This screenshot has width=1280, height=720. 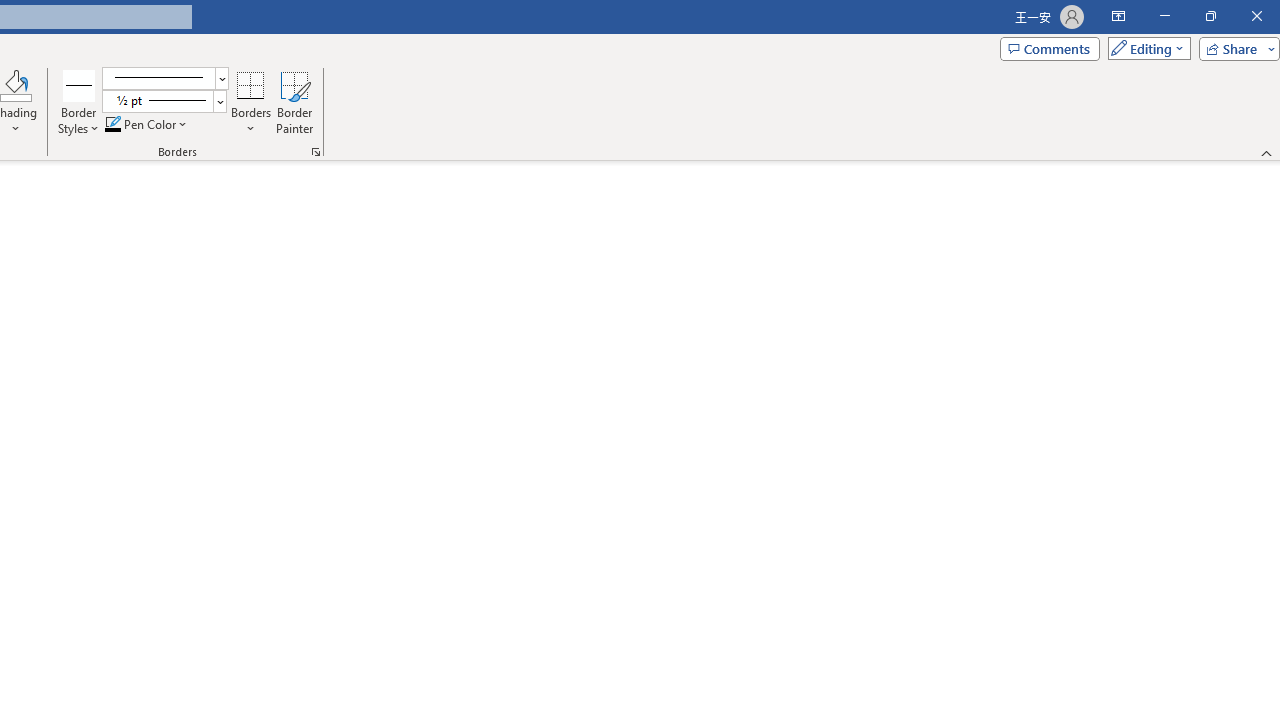 What do you see at coordinates (250, 84) in the screenshot?
I see `'Borders'` at bounding box center [250, 84].